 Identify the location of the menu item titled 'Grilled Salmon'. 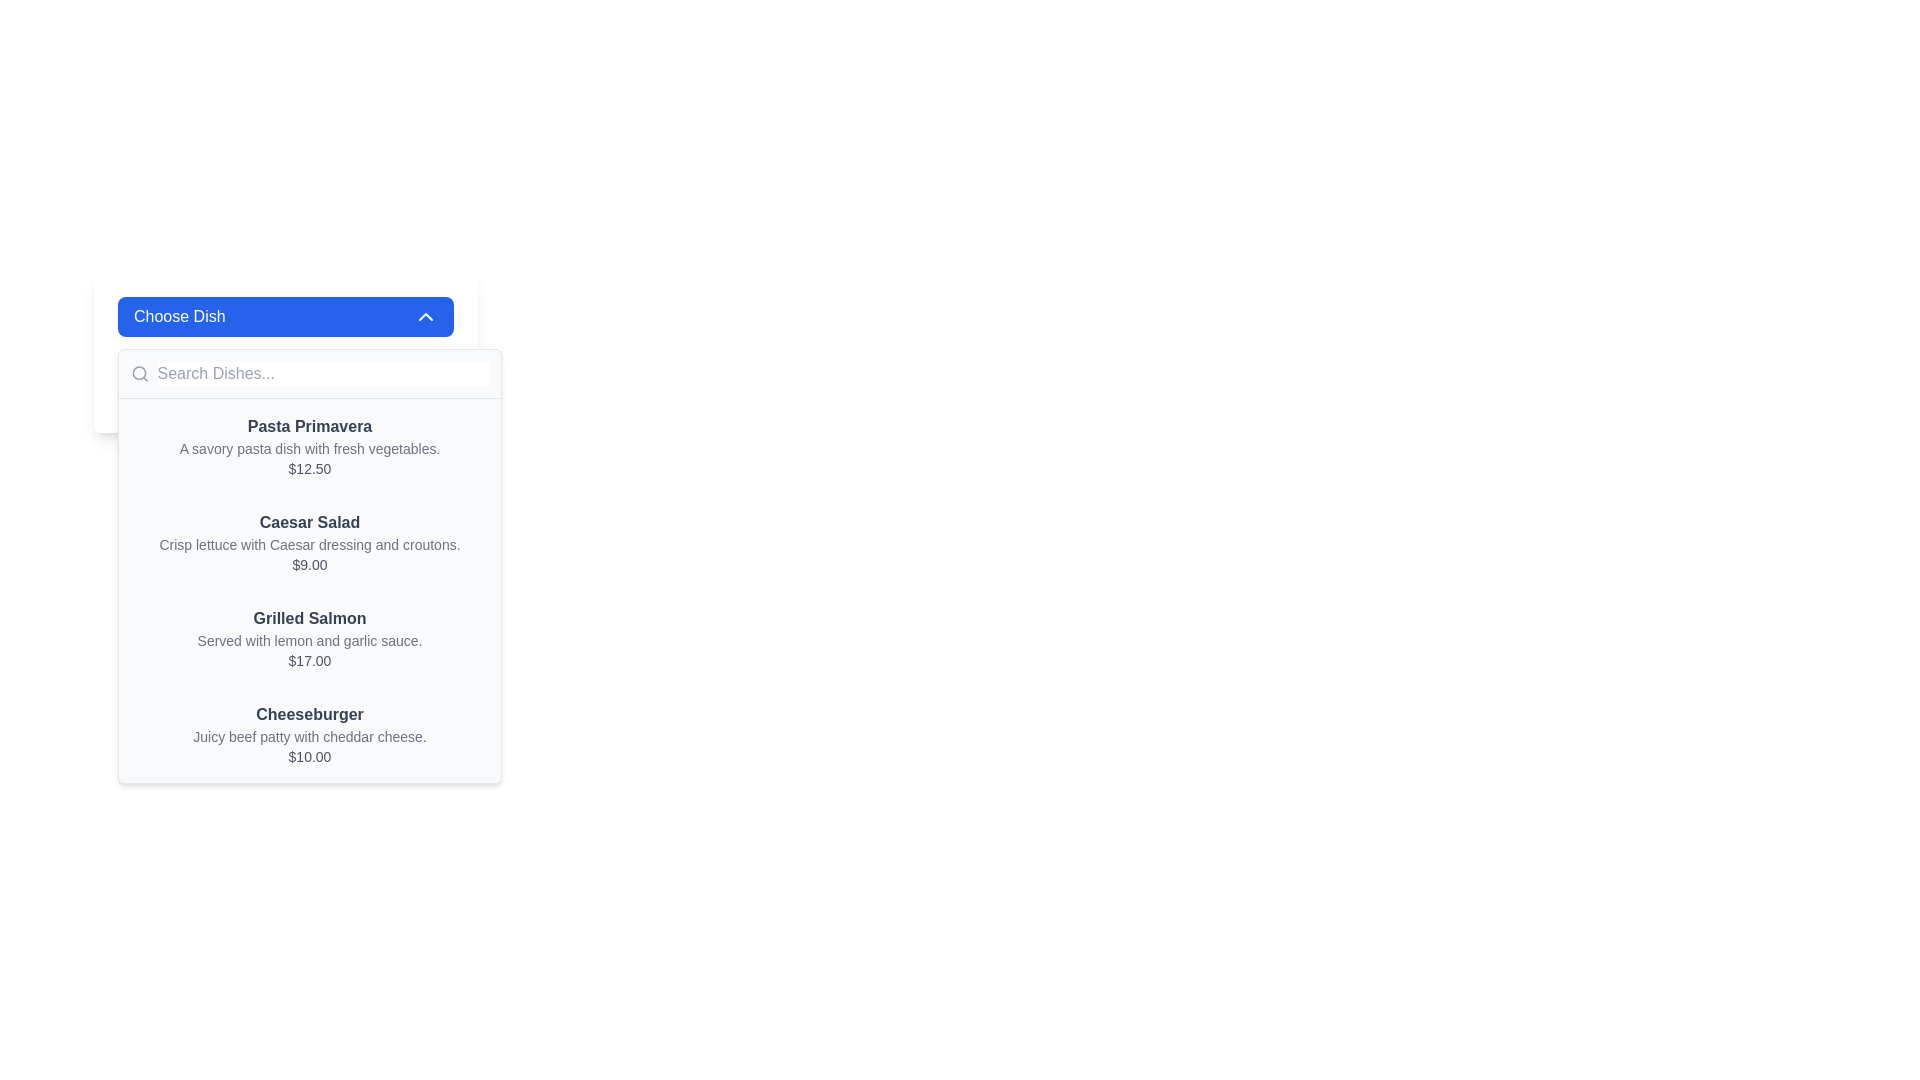
(309, 639).